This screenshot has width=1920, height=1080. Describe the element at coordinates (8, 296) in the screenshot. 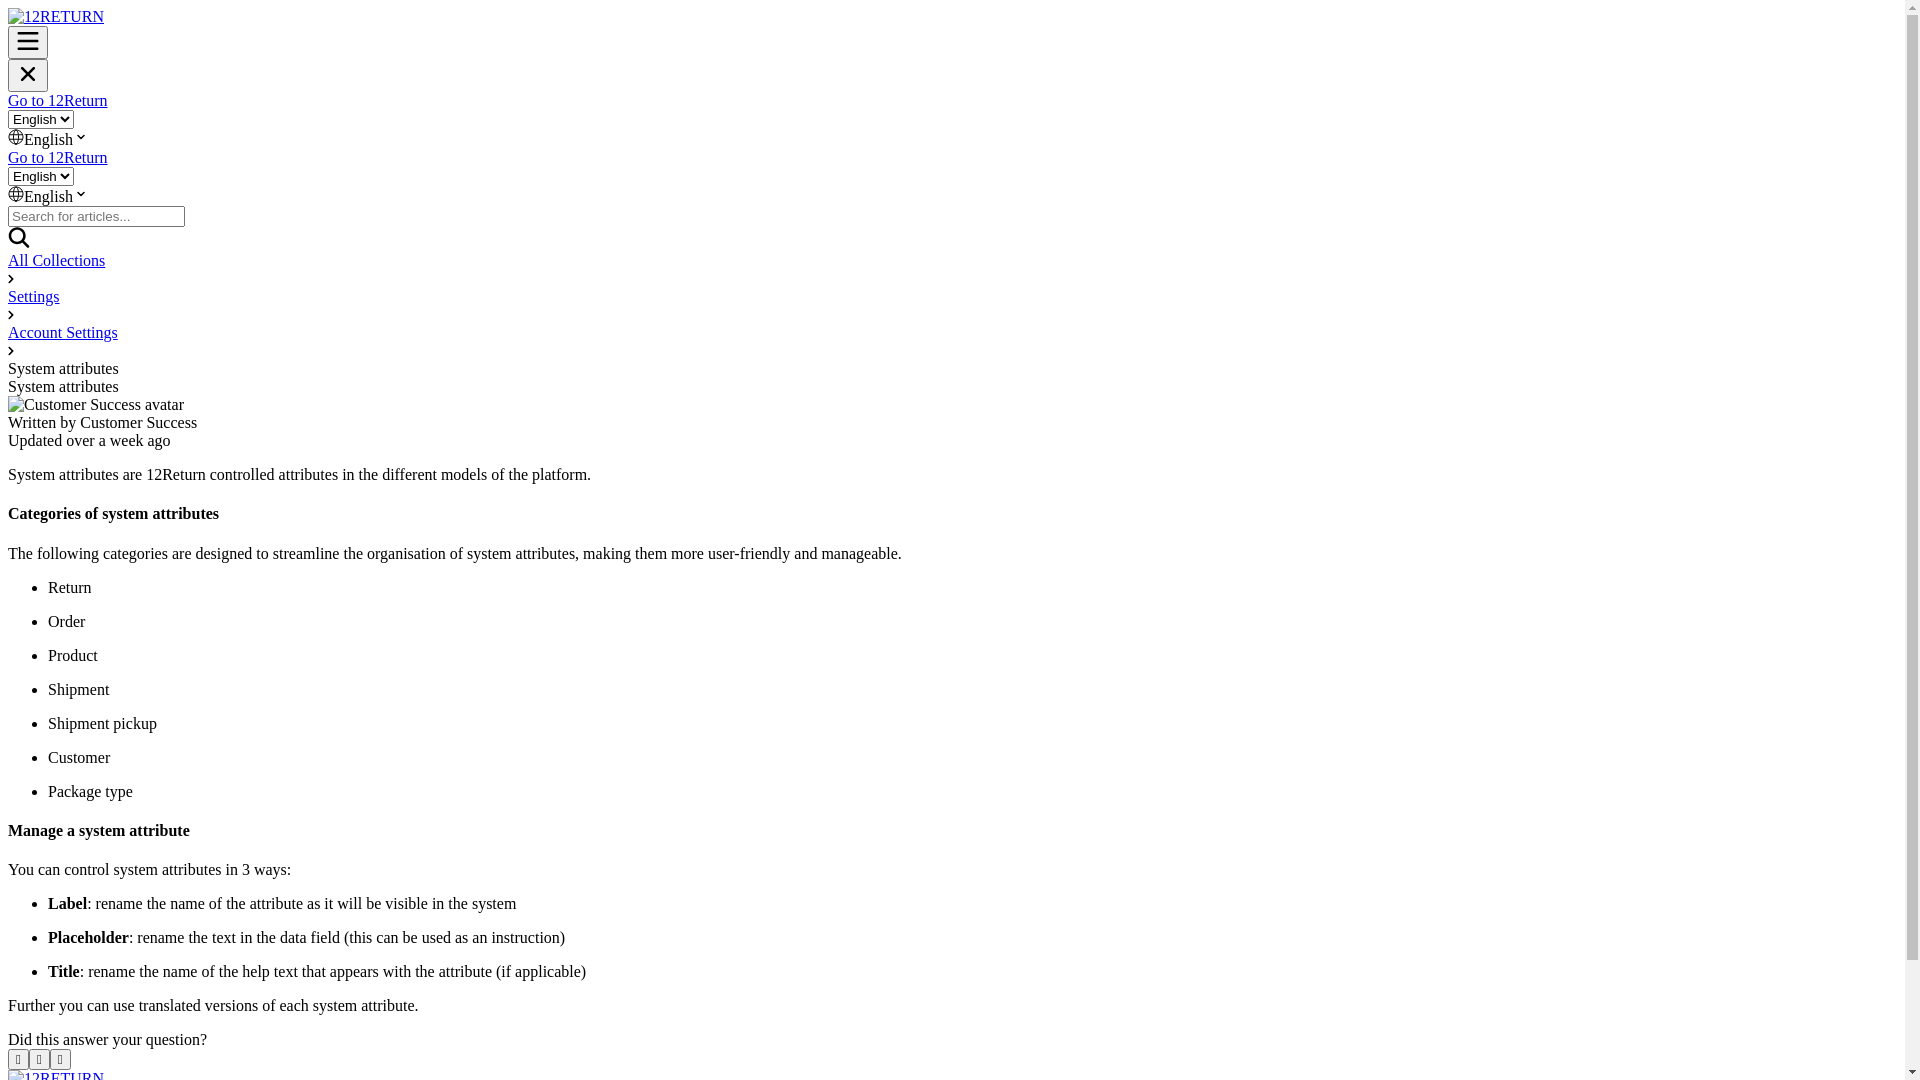

I see `'Settings'` at that location.